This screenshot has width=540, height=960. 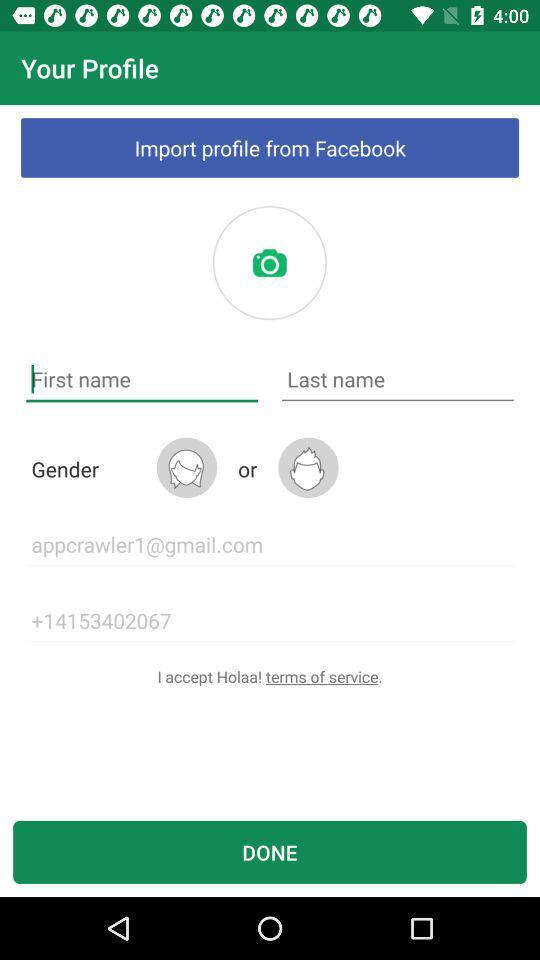 I want to click on the icon below the i accept holaa, so click(x=270, y=851).